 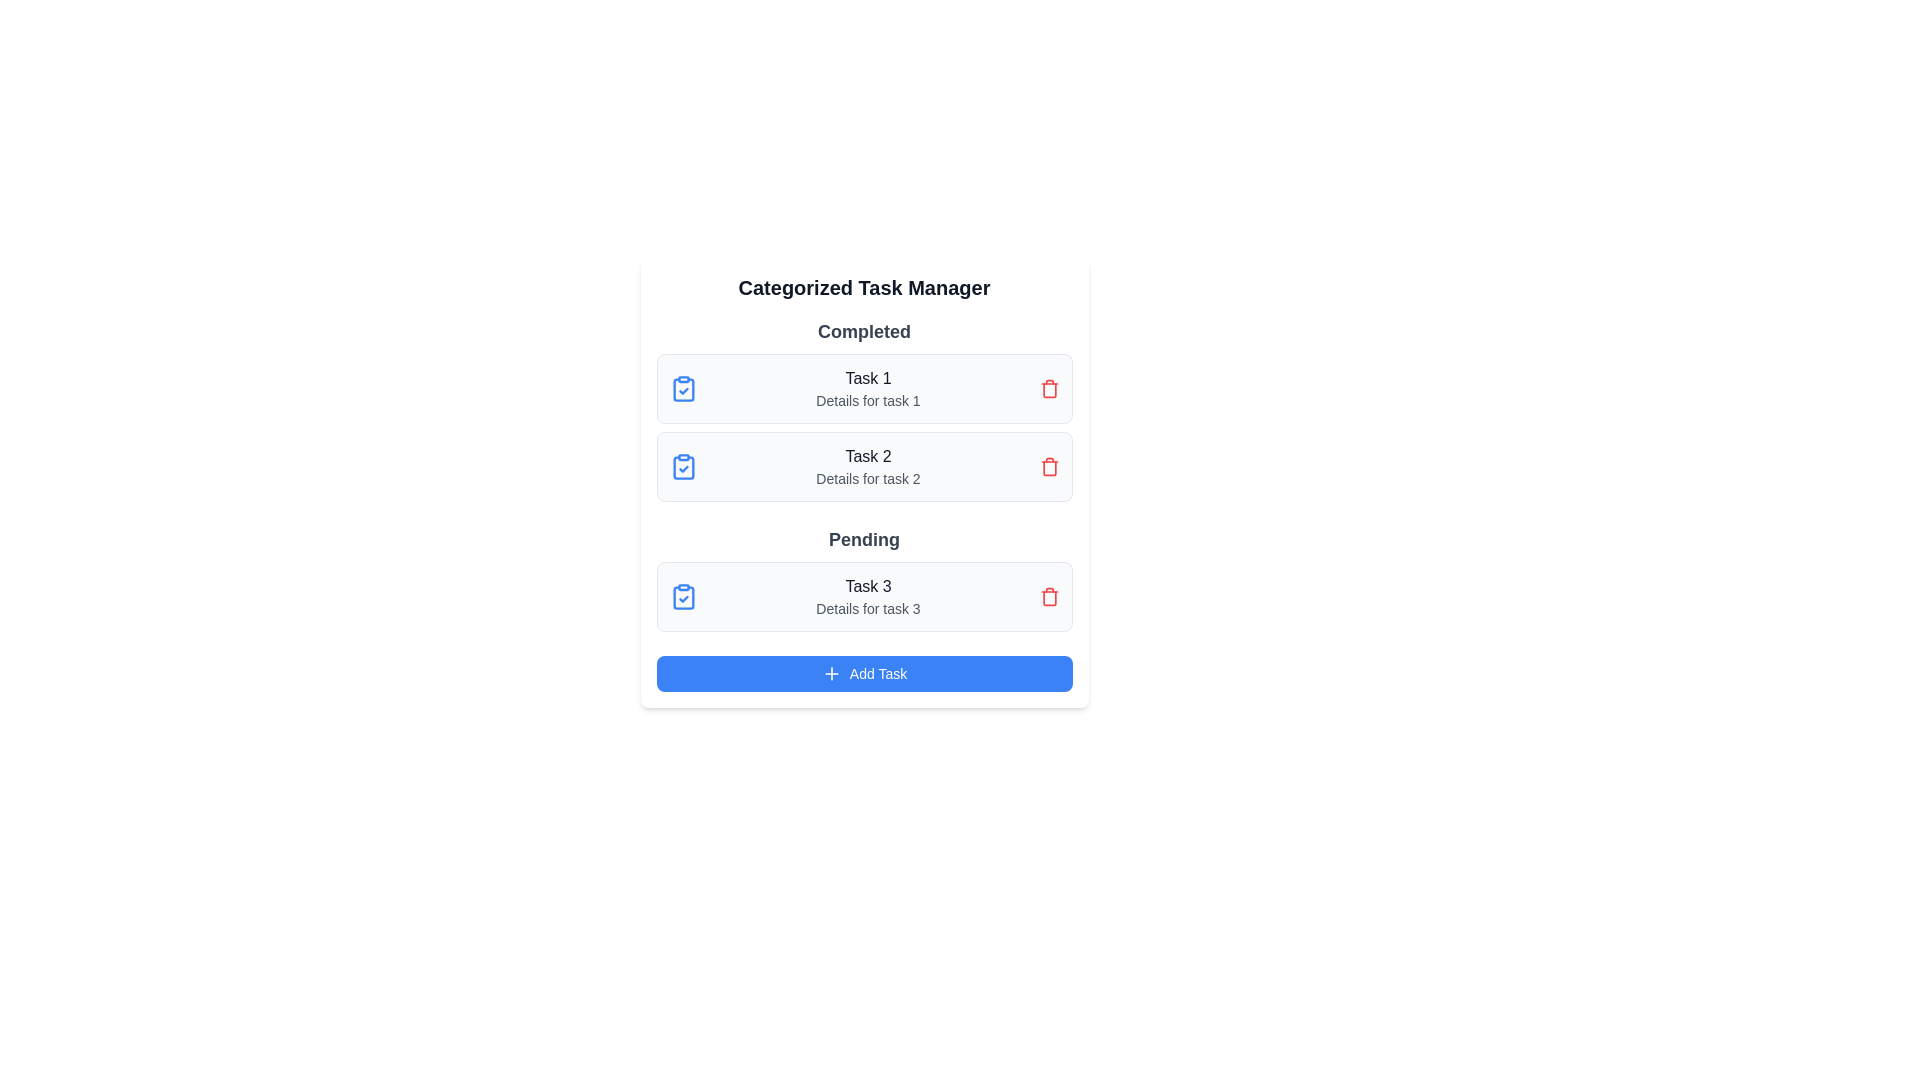 What do you see at coordinates (683, 466) in the screenshot?
I see `the check icon for task Task 2 to mark it as completed or inspected` at bounding box center [683, 466].